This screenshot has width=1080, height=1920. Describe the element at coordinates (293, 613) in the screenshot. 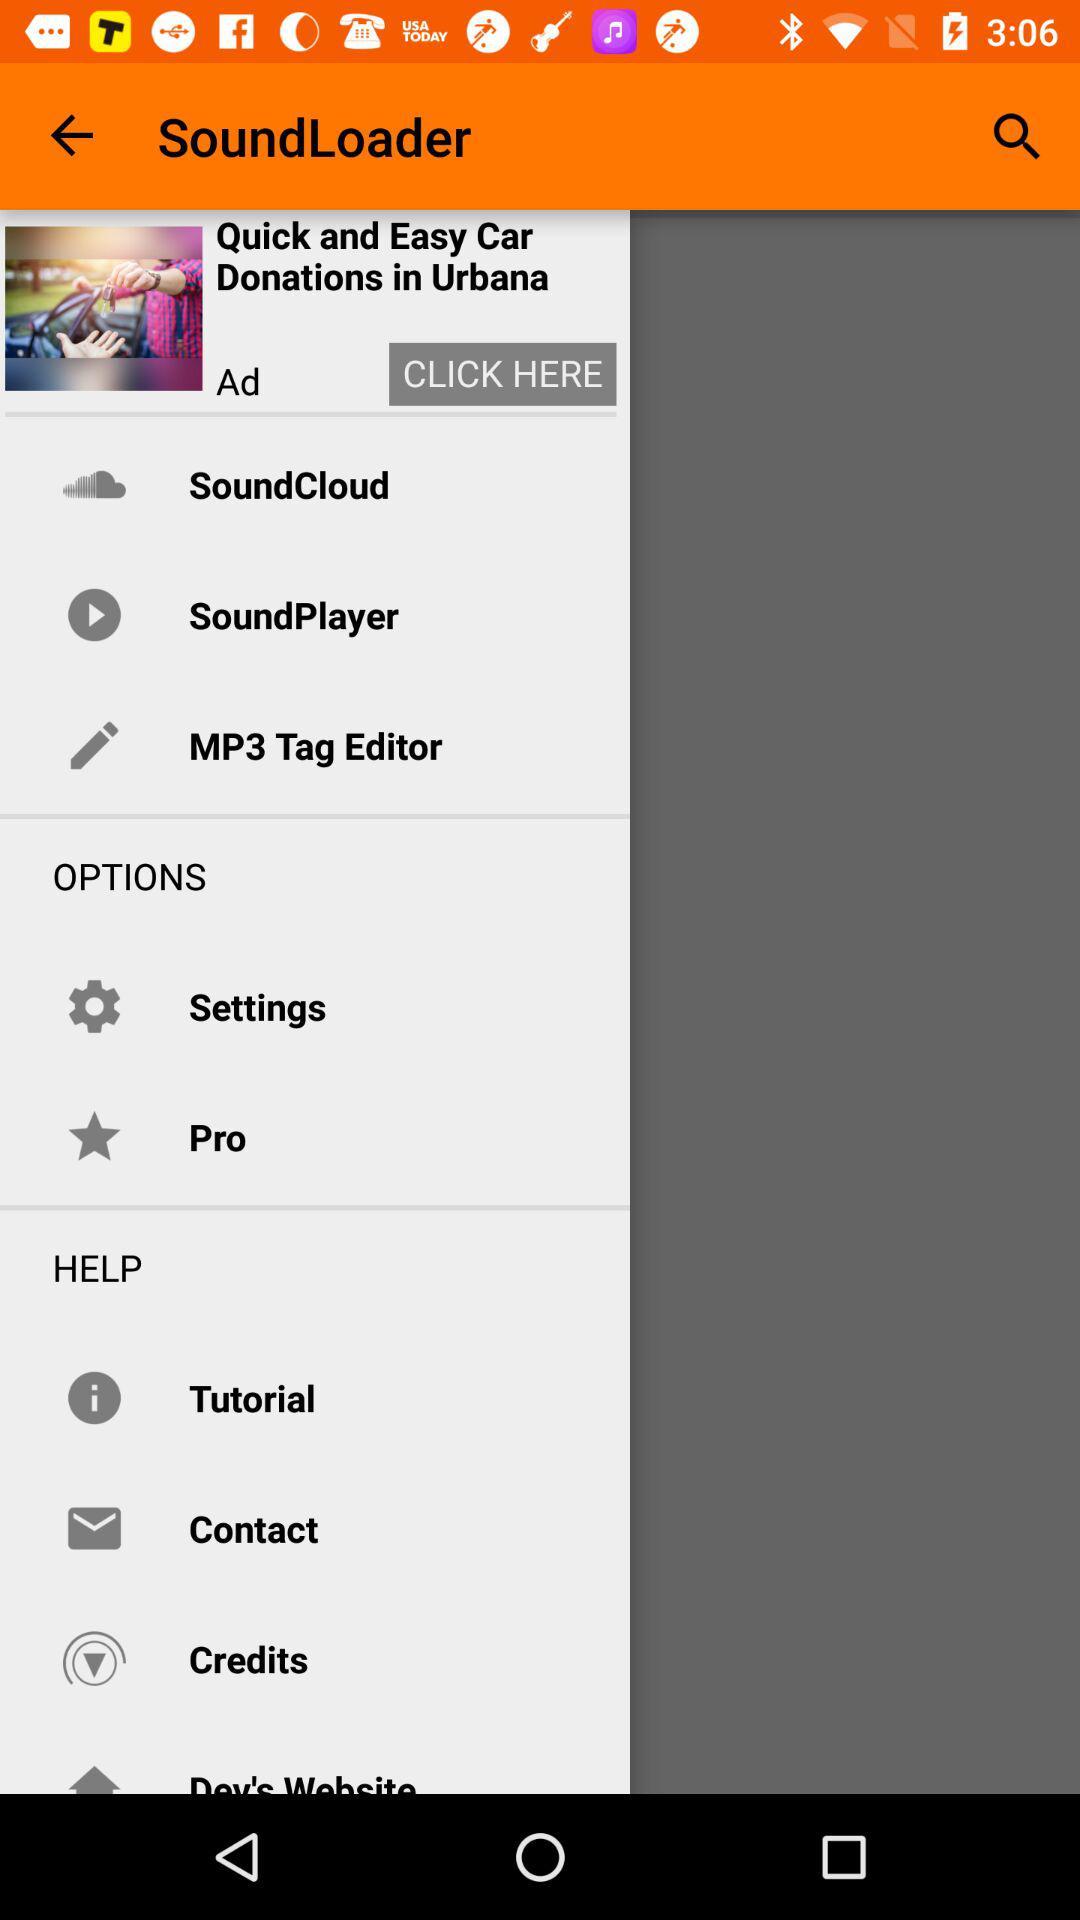

I see `soundplayer item` at that location.